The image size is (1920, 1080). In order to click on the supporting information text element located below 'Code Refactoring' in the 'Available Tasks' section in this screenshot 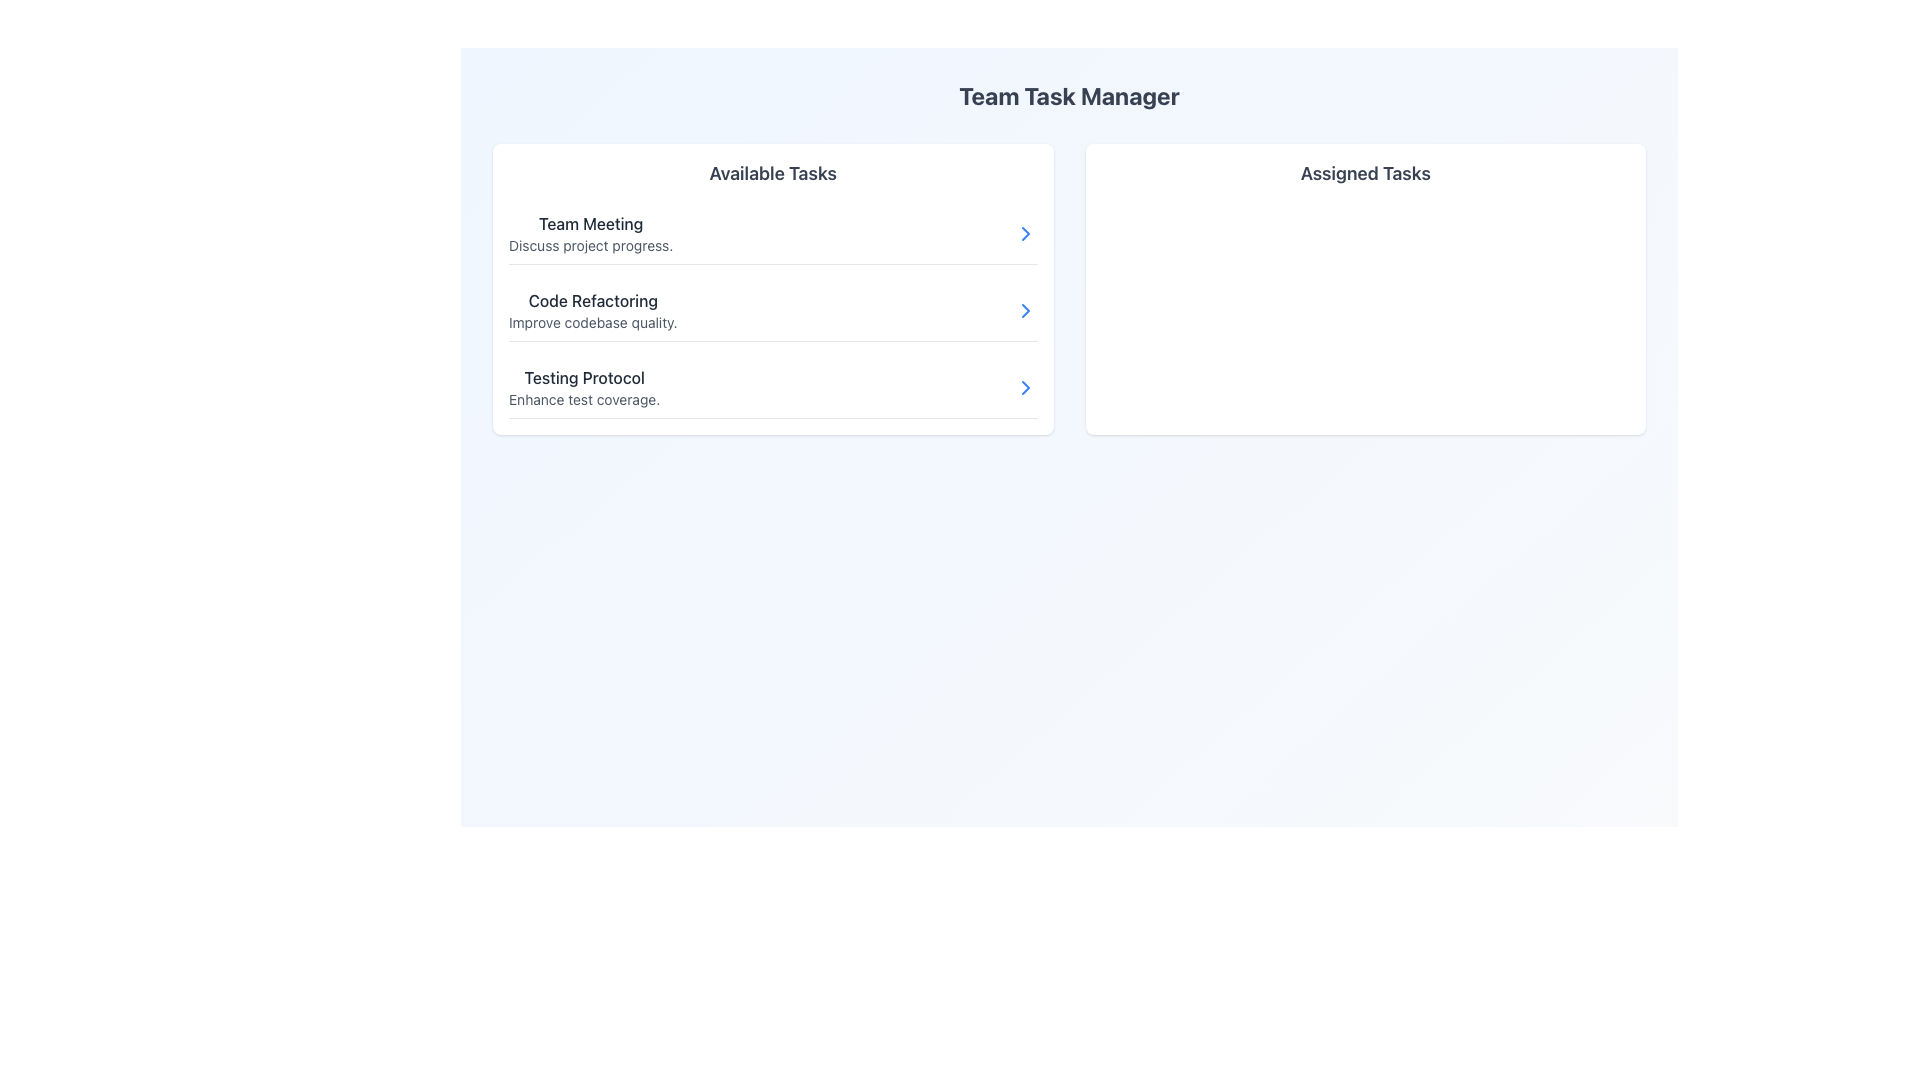, I will do `click(592, 322)`.